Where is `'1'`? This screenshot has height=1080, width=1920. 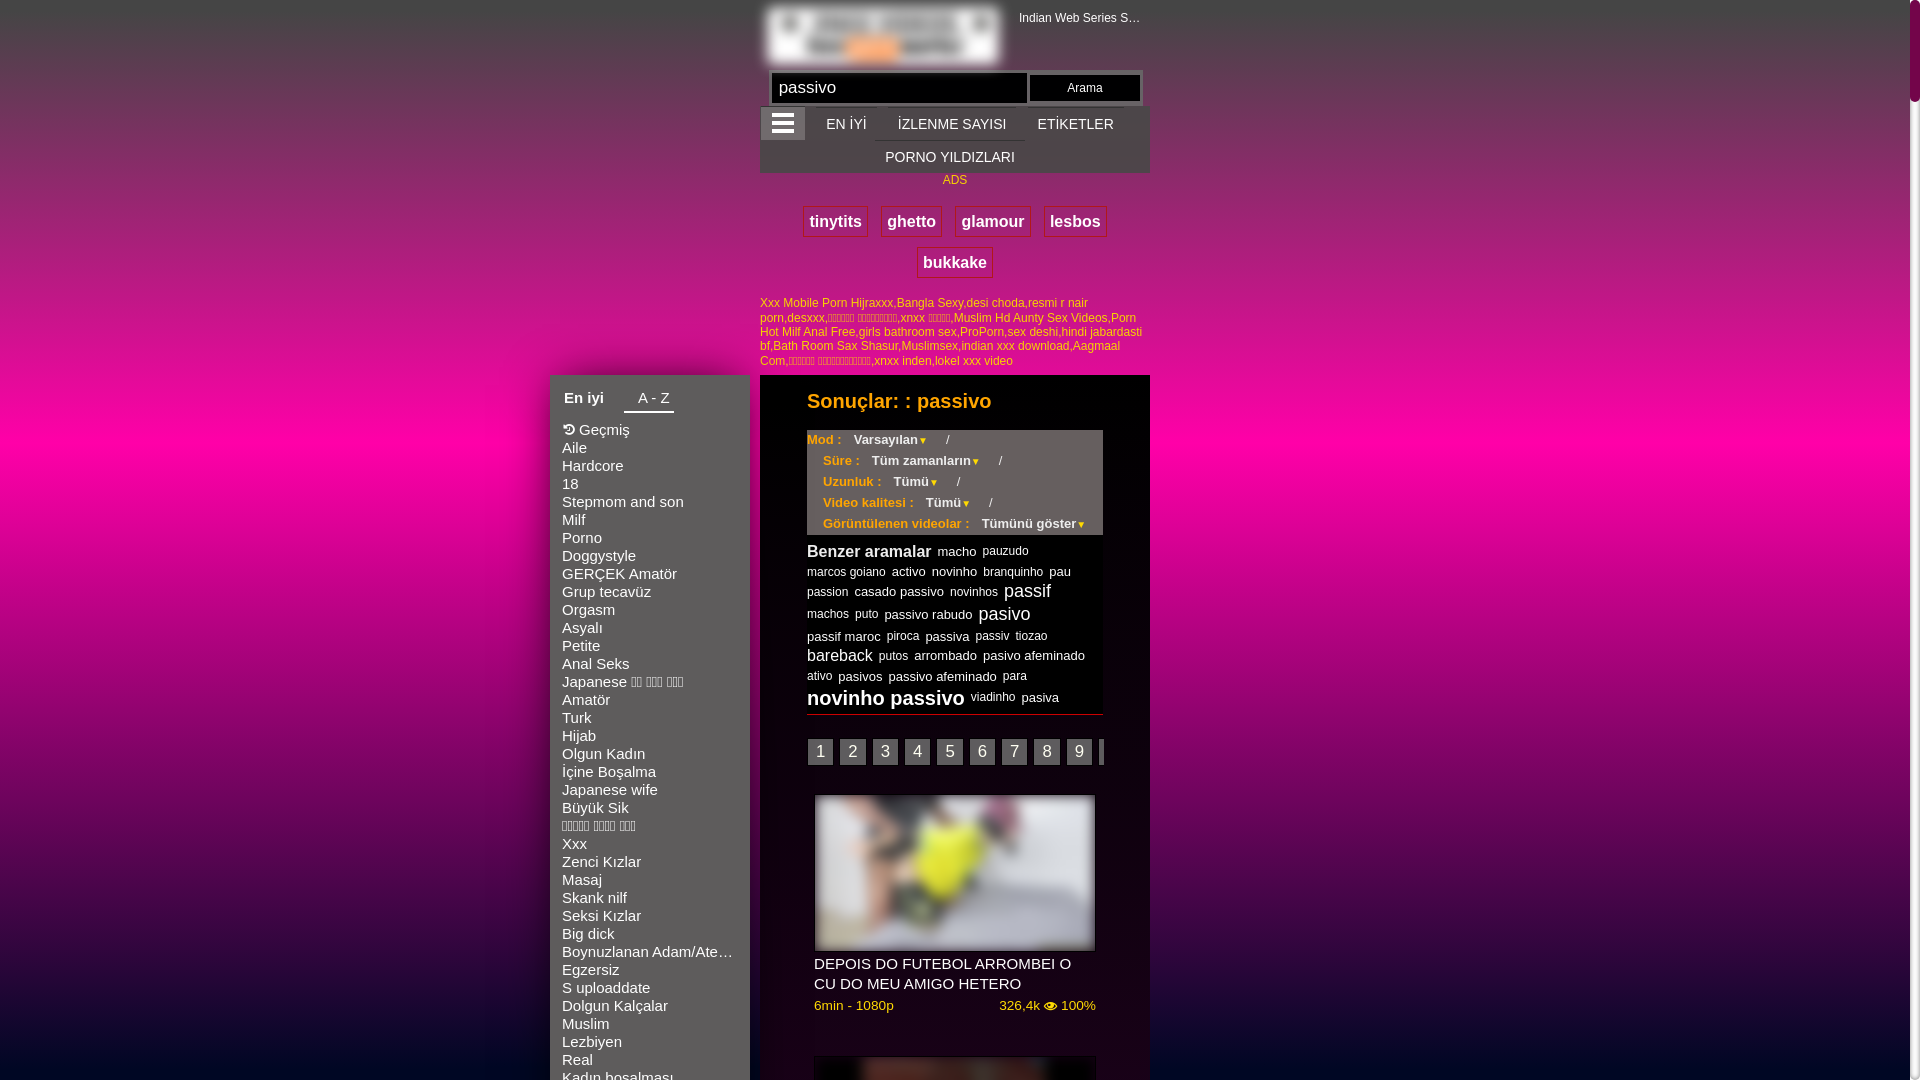 '1' is located at coordinates (820, 752).